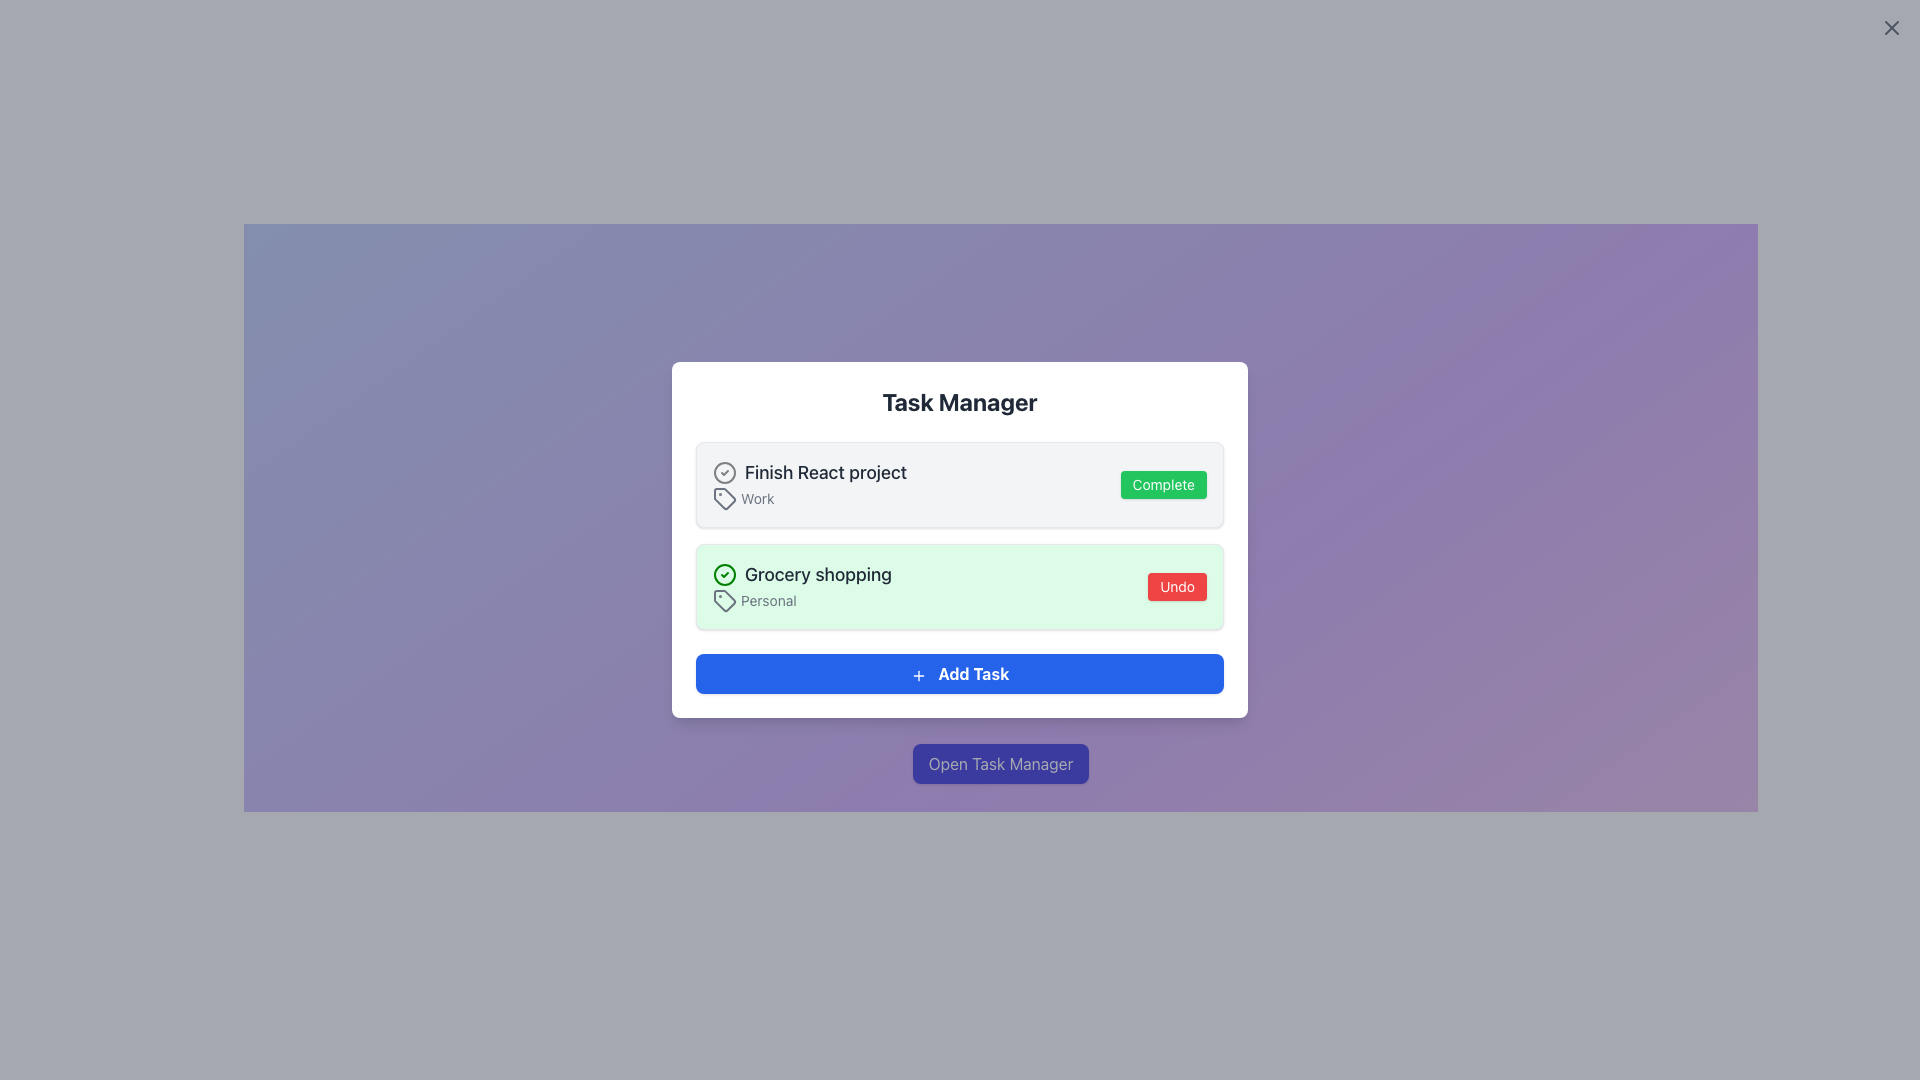 The image size is (1920, 1080). Describe the element at coordinates (1890, 27) in the screenshot. I see `the Close or Cancel icon located at the upper-right corner of the application interface, which is part of the modal close controls` at that location.